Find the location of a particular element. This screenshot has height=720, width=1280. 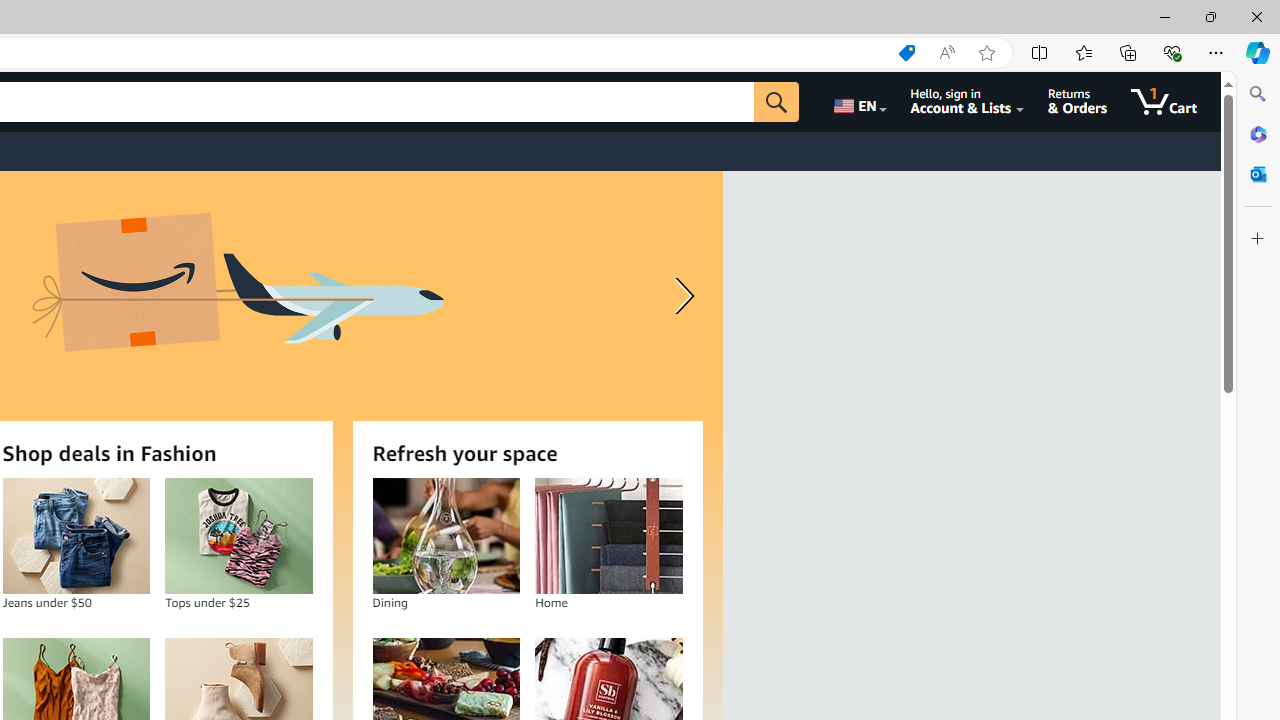

'Shopping in Microsoft Edge' is located at coordinates (905, 52).